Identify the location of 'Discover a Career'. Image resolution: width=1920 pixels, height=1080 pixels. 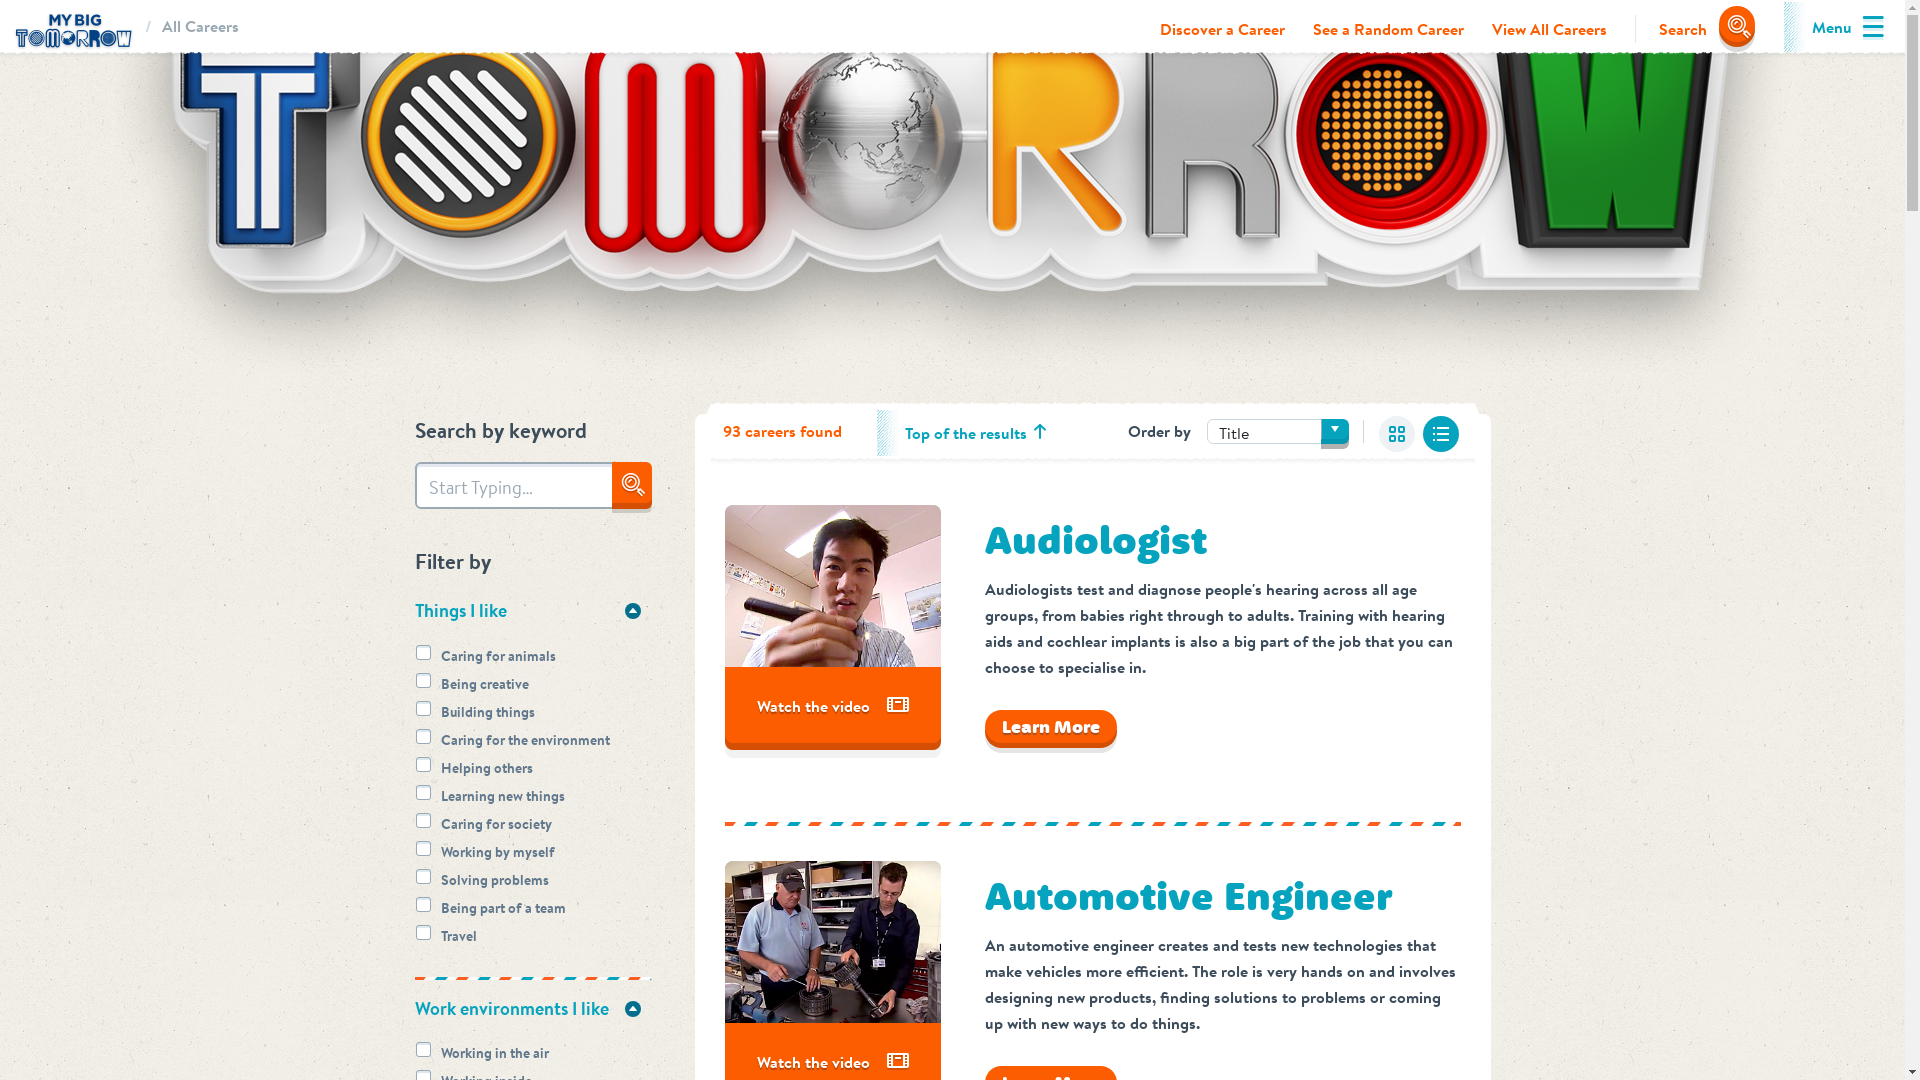
(1221, 29).